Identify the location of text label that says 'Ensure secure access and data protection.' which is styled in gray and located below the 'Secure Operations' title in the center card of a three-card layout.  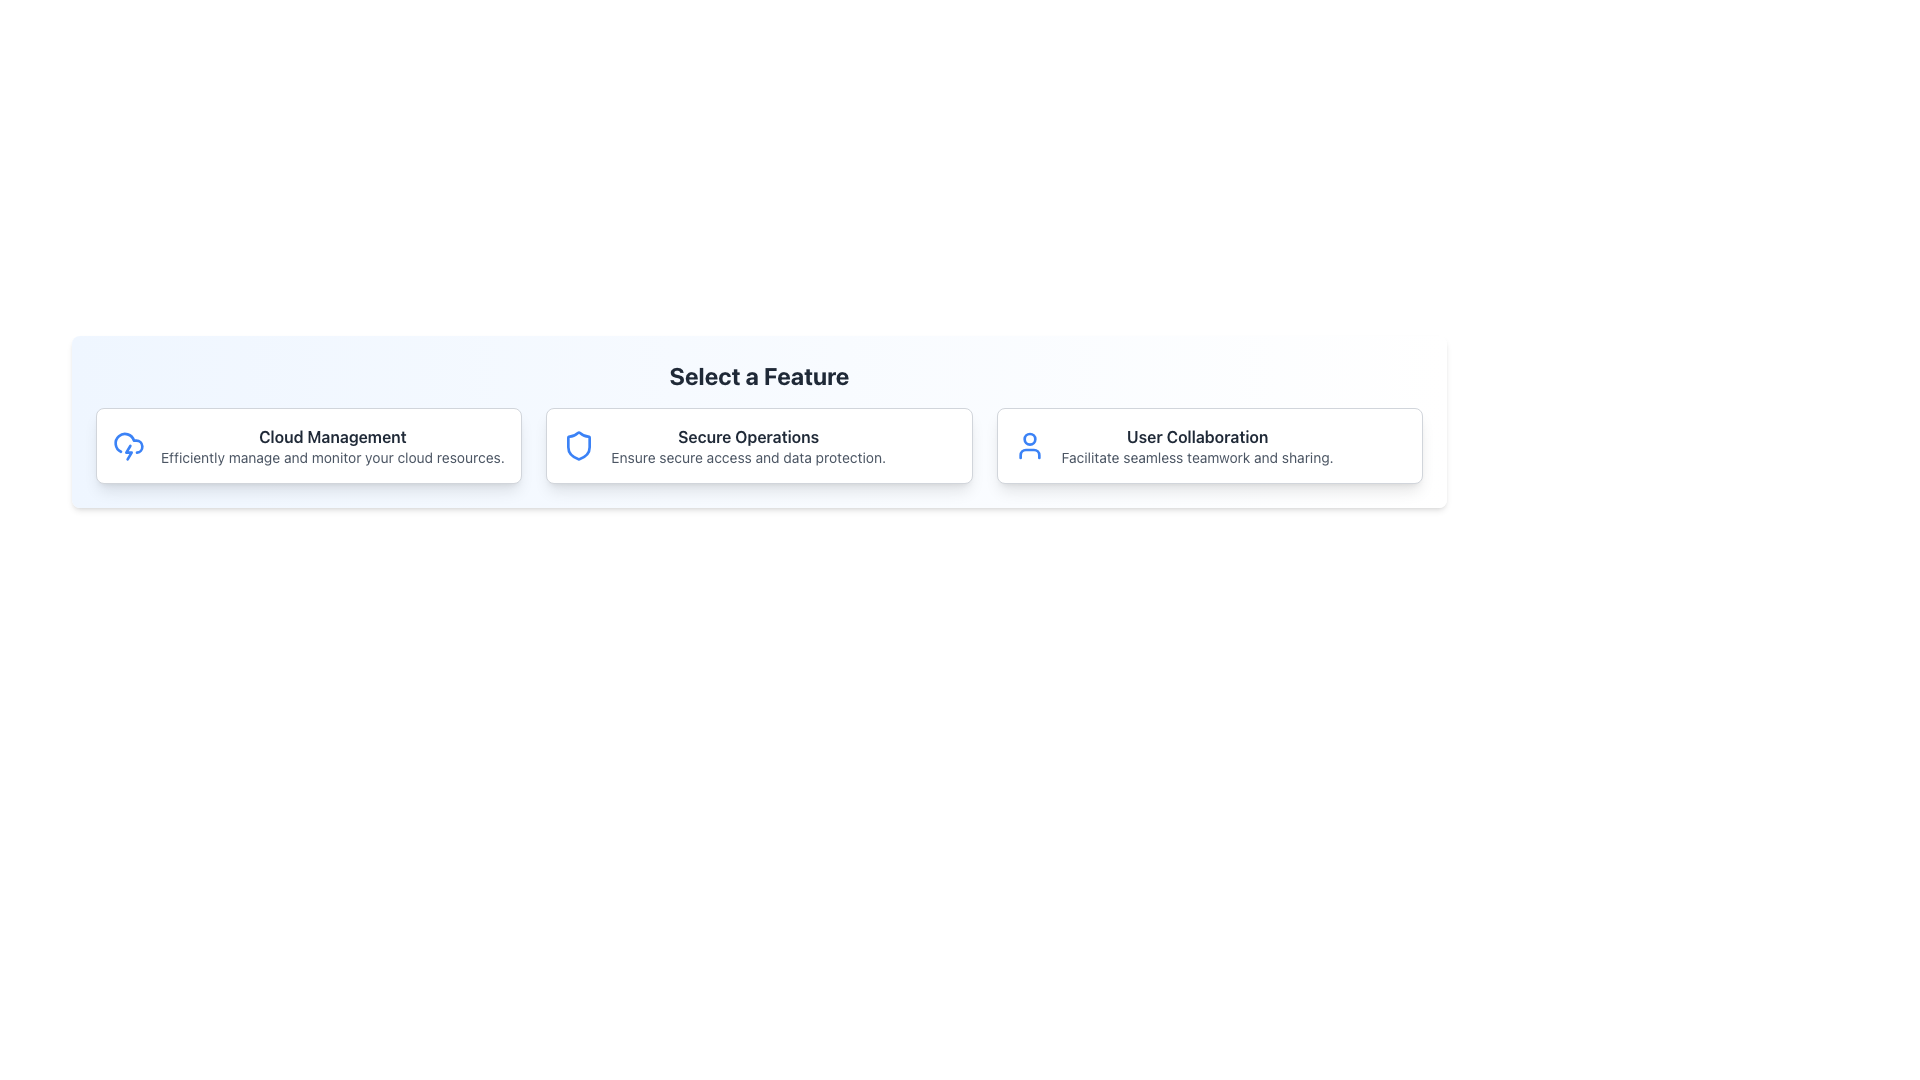
(747, 457).